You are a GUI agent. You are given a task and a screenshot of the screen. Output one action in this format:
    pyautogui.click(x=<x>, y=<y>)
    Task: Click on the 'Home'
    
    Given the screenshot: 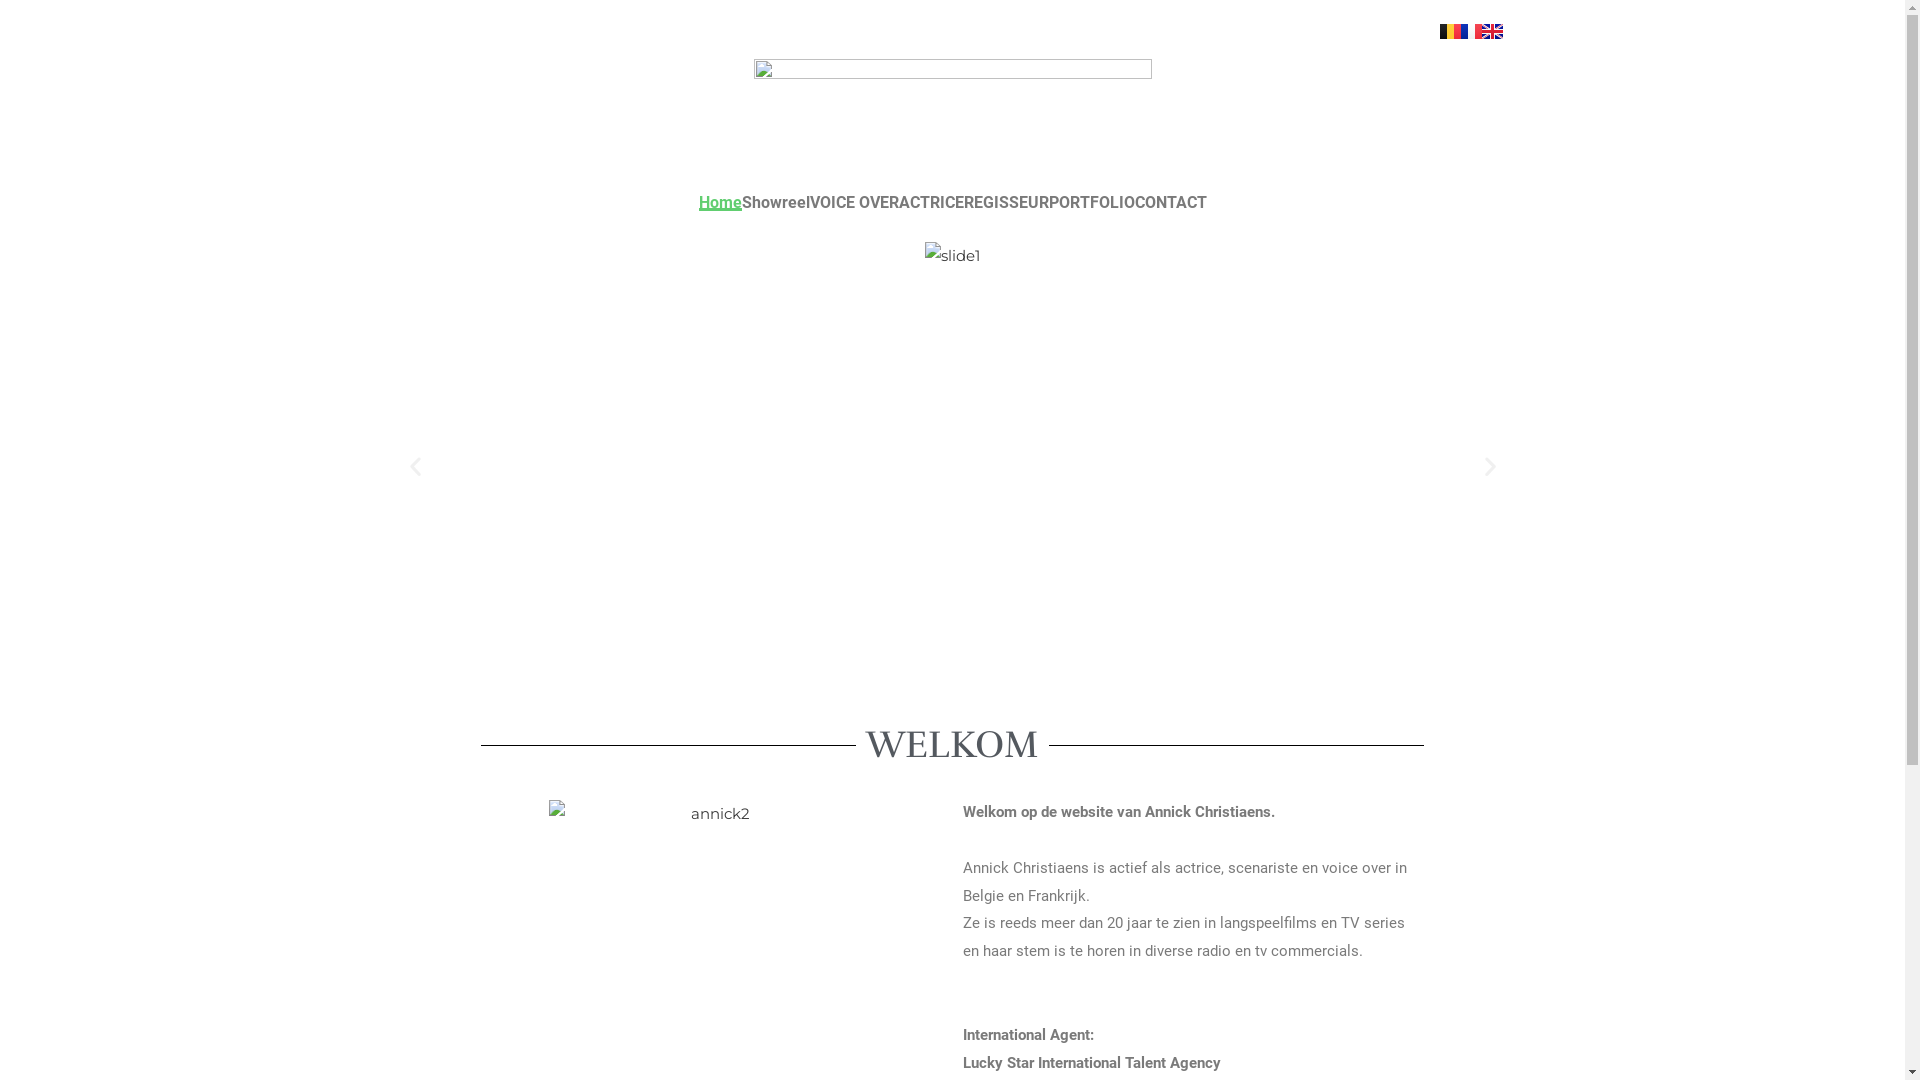 What is the action you would take?
    pyautogui.click(x=697, y=203)
    